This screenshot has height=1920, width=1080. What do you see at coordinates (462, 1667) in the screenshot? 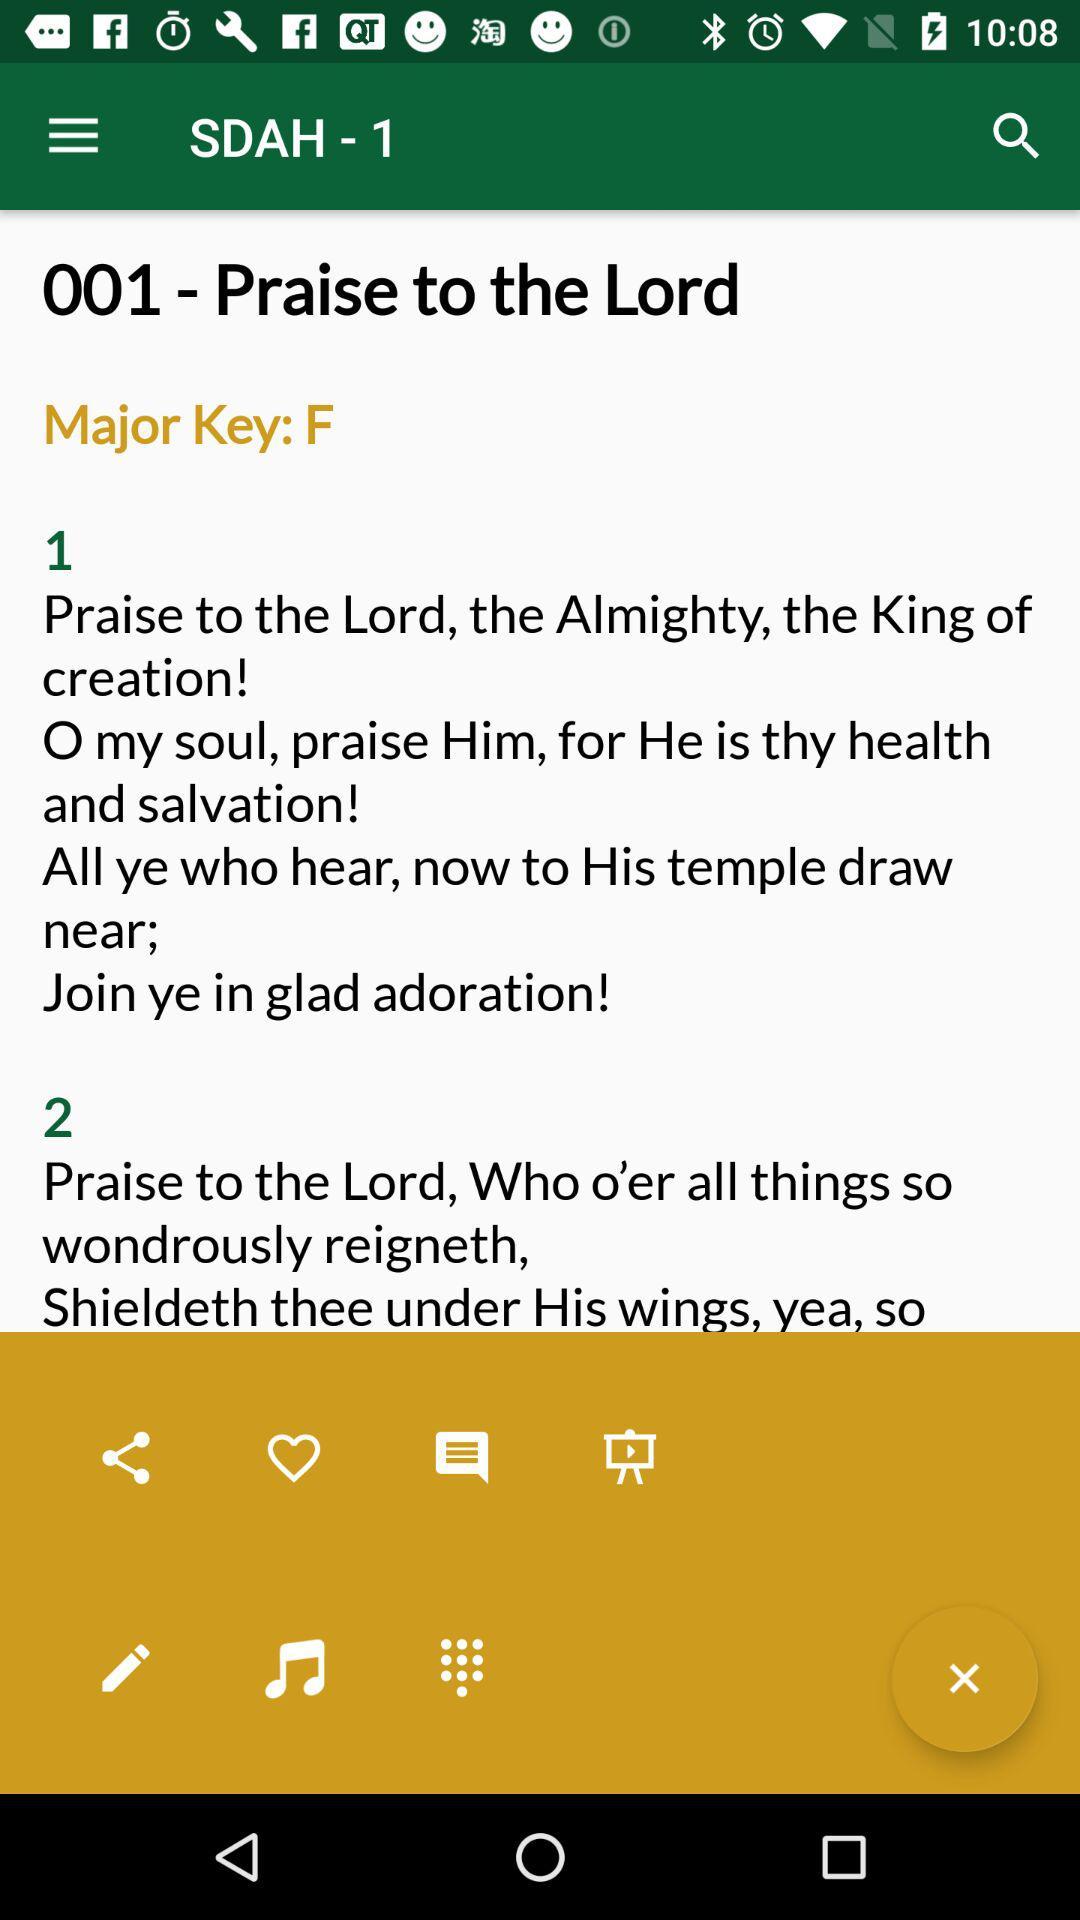
I see `an all other options` at bounding box center [462, 1667].